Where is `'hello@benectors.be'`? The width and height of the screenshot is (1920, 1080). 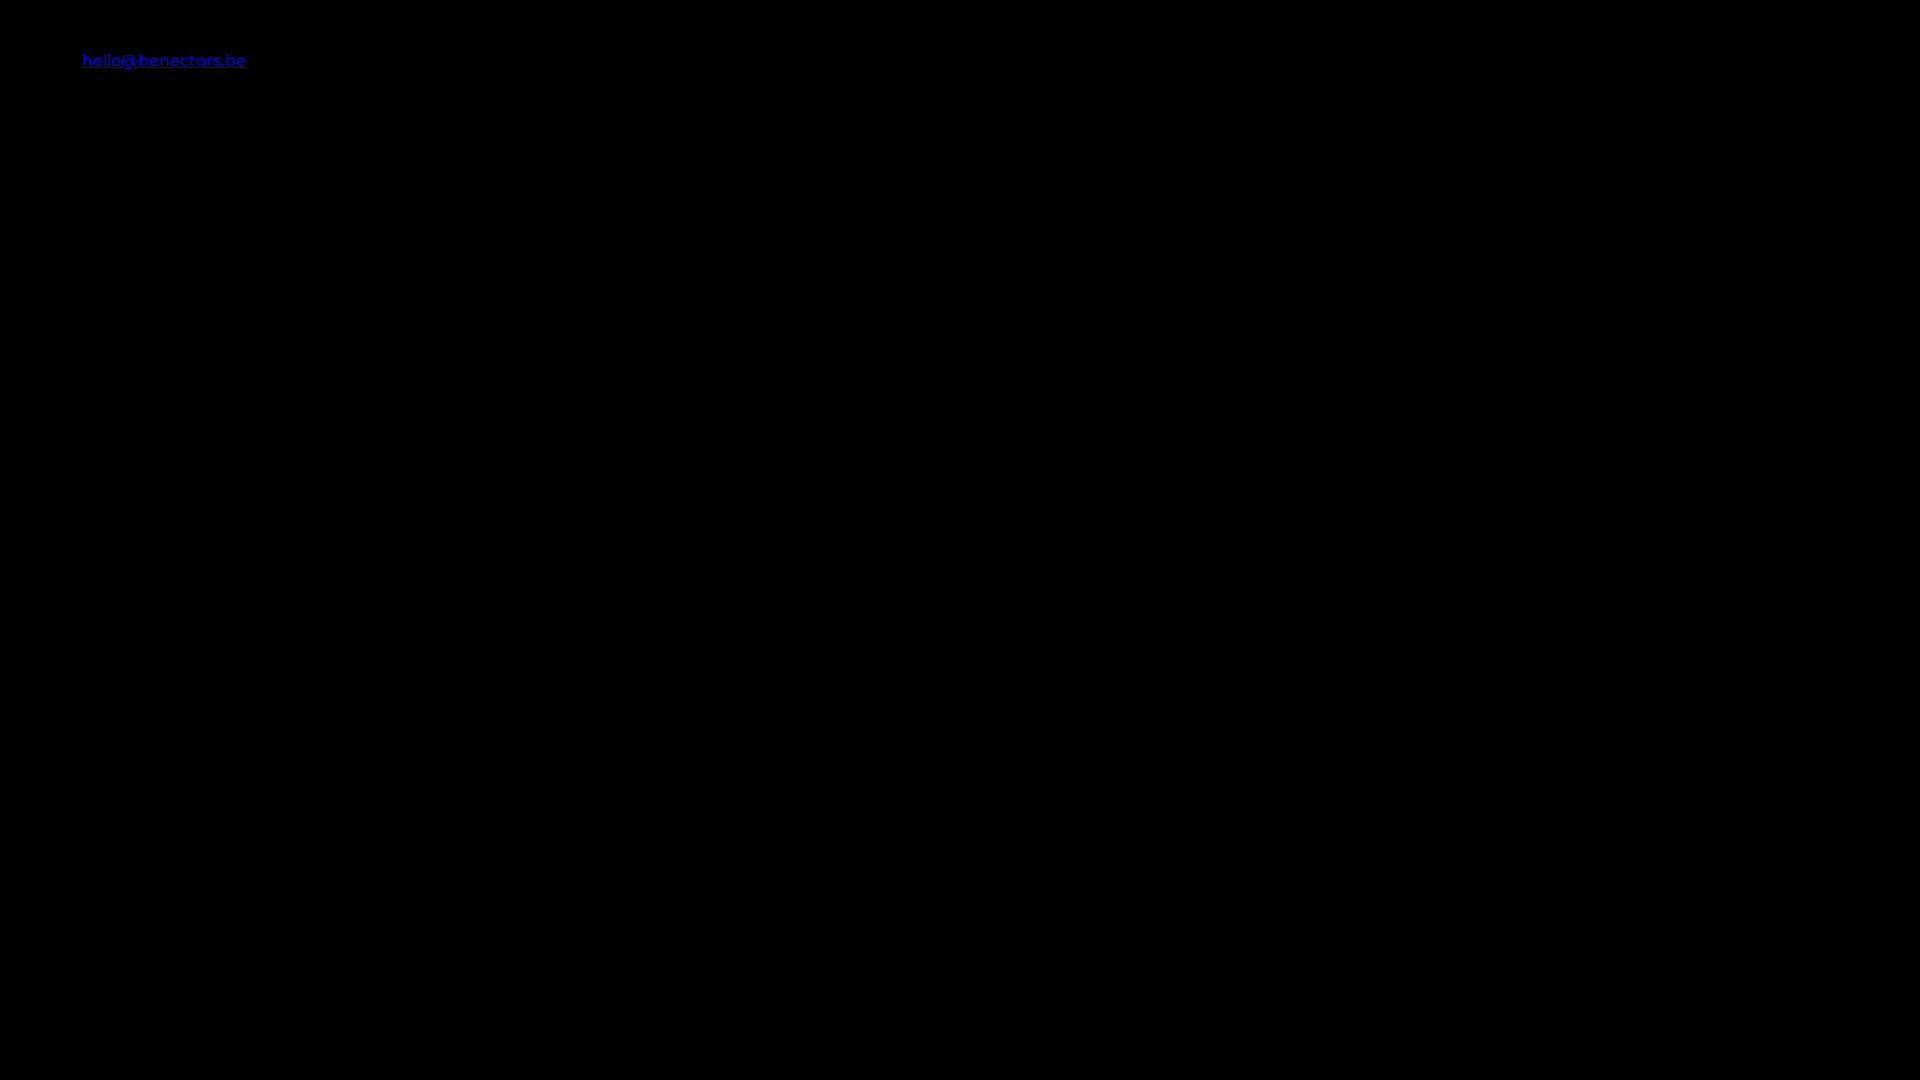
'hello@benectors.be' is located at coordinates (80, 59).